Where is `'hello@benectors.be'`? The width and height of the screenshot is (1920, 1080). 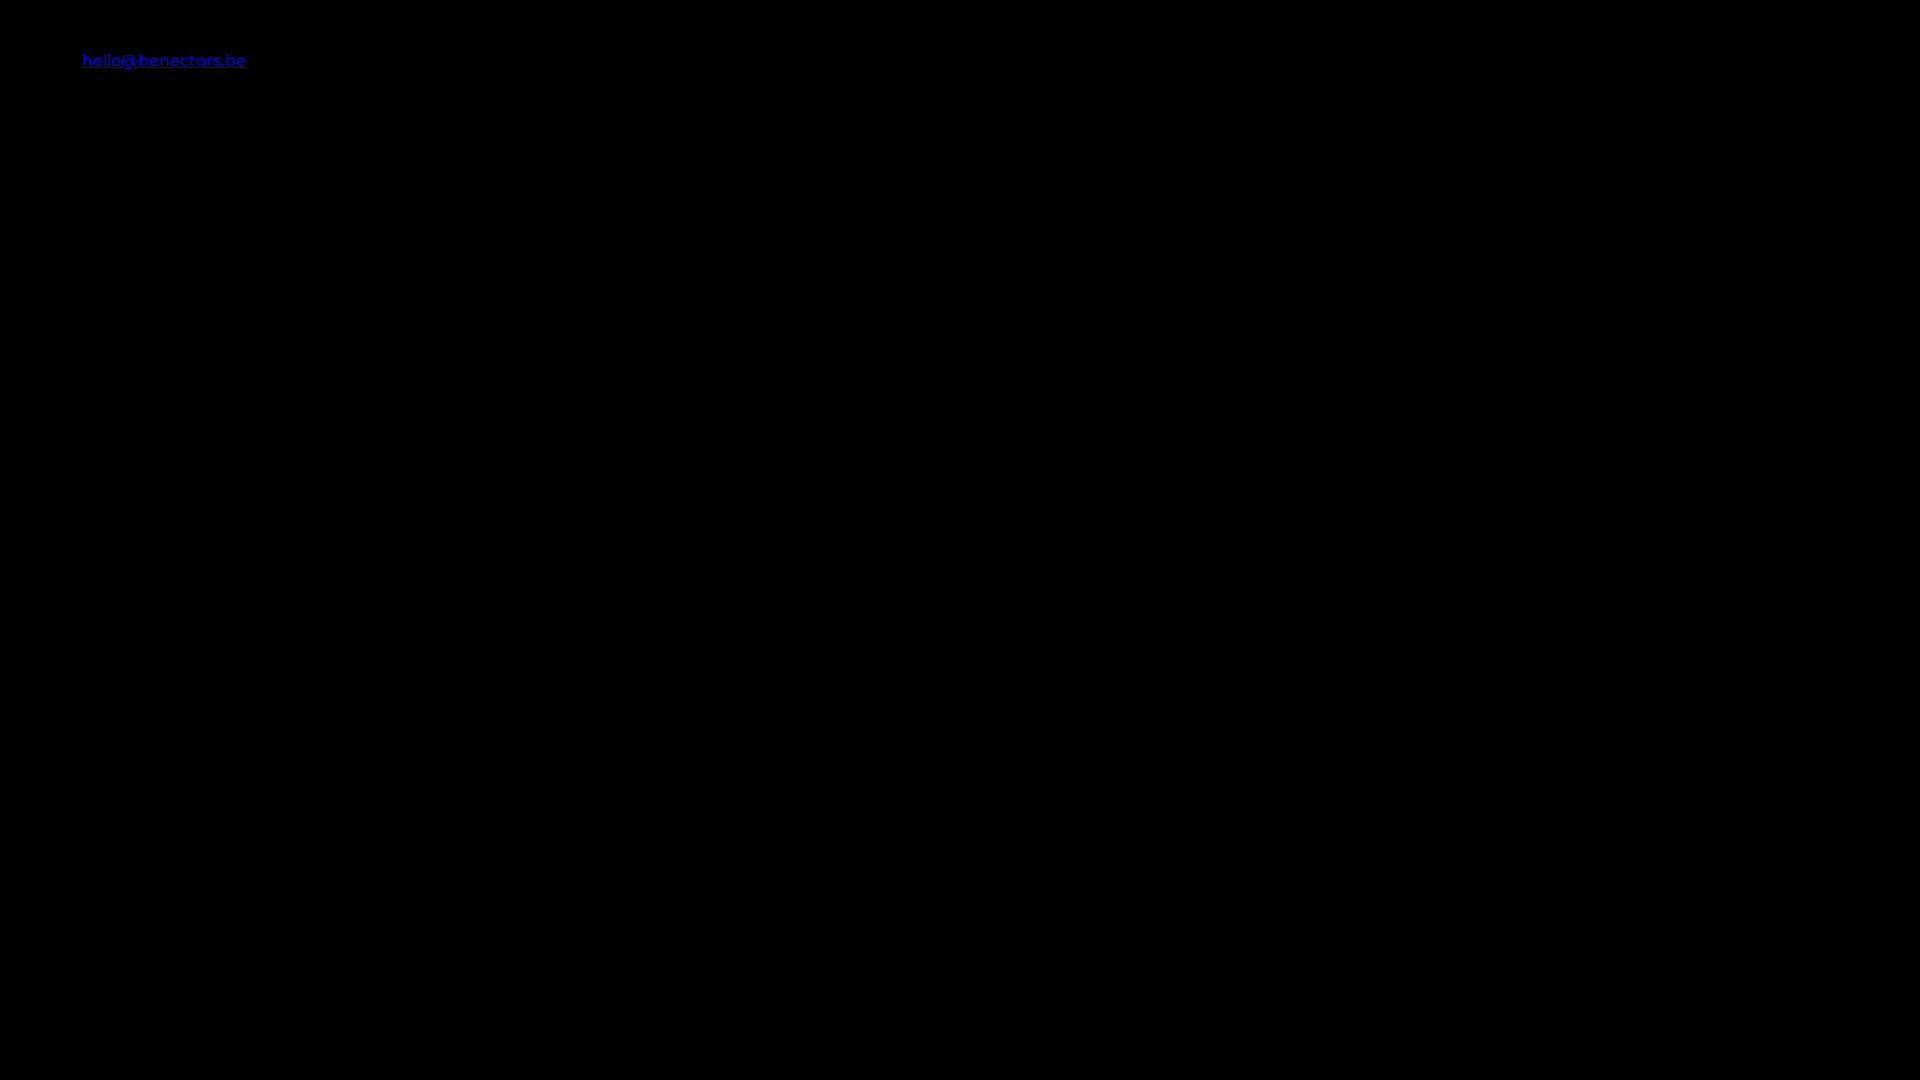
'hello@benectors.be' is located at coordinates (80, 59).